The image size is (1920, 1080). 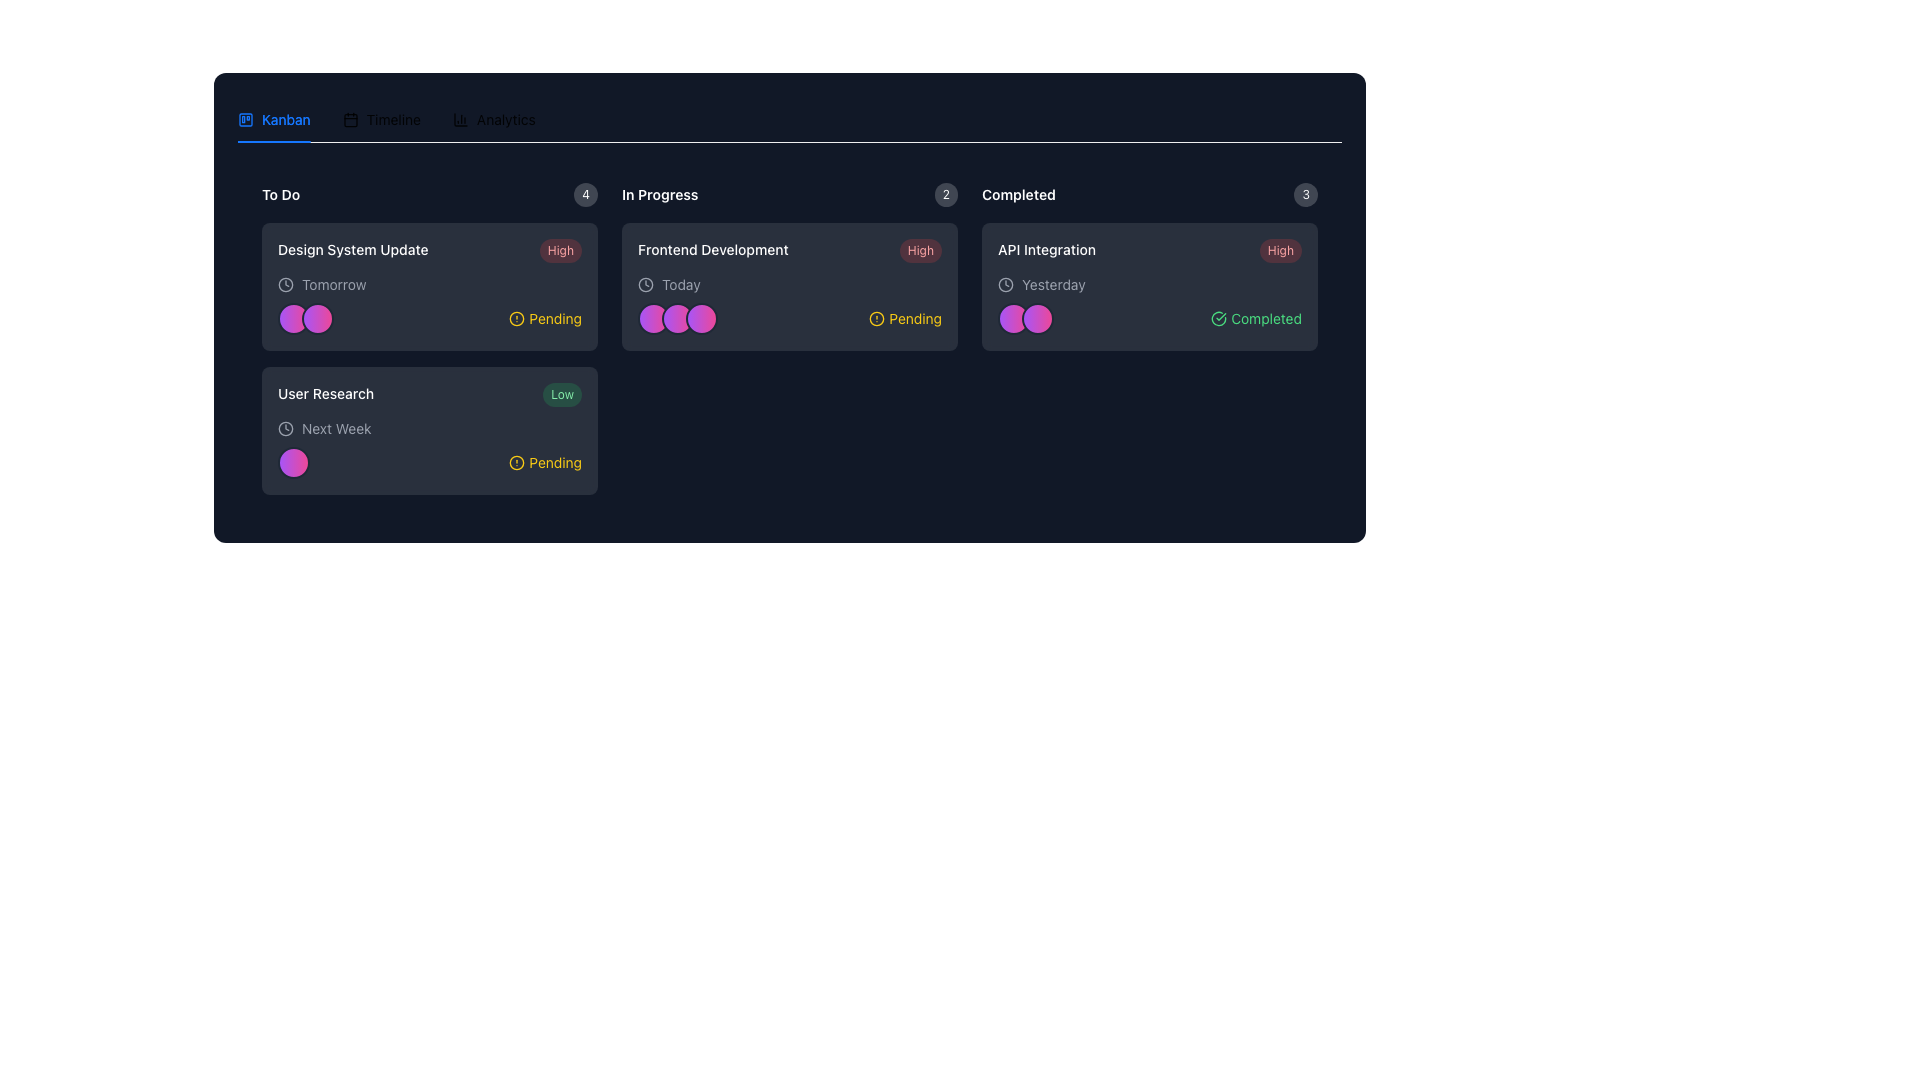 What do you see at coordinates (1006, 285) in the screenshot?
I see `SVG graphic element - circle that visually represents part of a clock icon located within the 'Completed' card, below the title 'API Integration' and adjacent to the text 'Yesterday'` at bounding box center [1006, 285].